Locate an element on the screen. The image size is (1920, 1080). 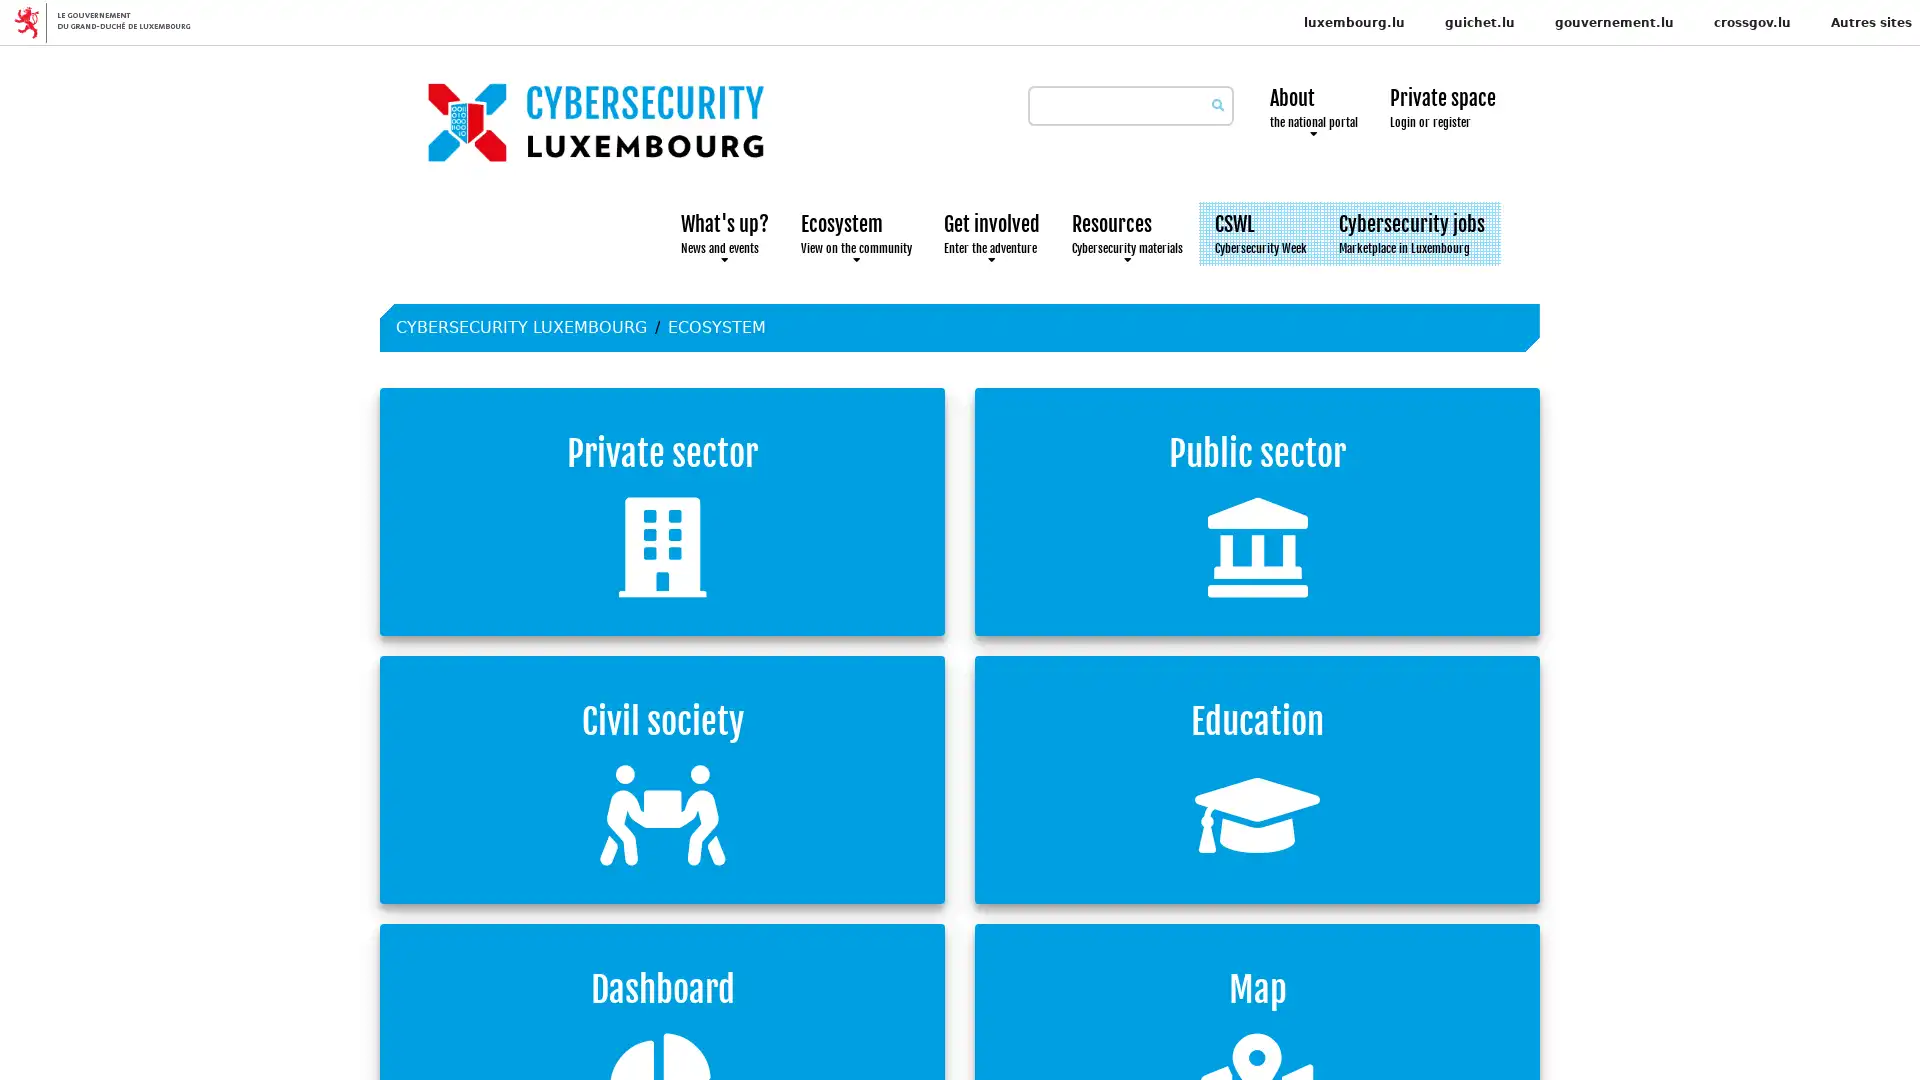
Cybersecurity jobs Marketplace in Luxembourg is located at coordinates (1410, 233).